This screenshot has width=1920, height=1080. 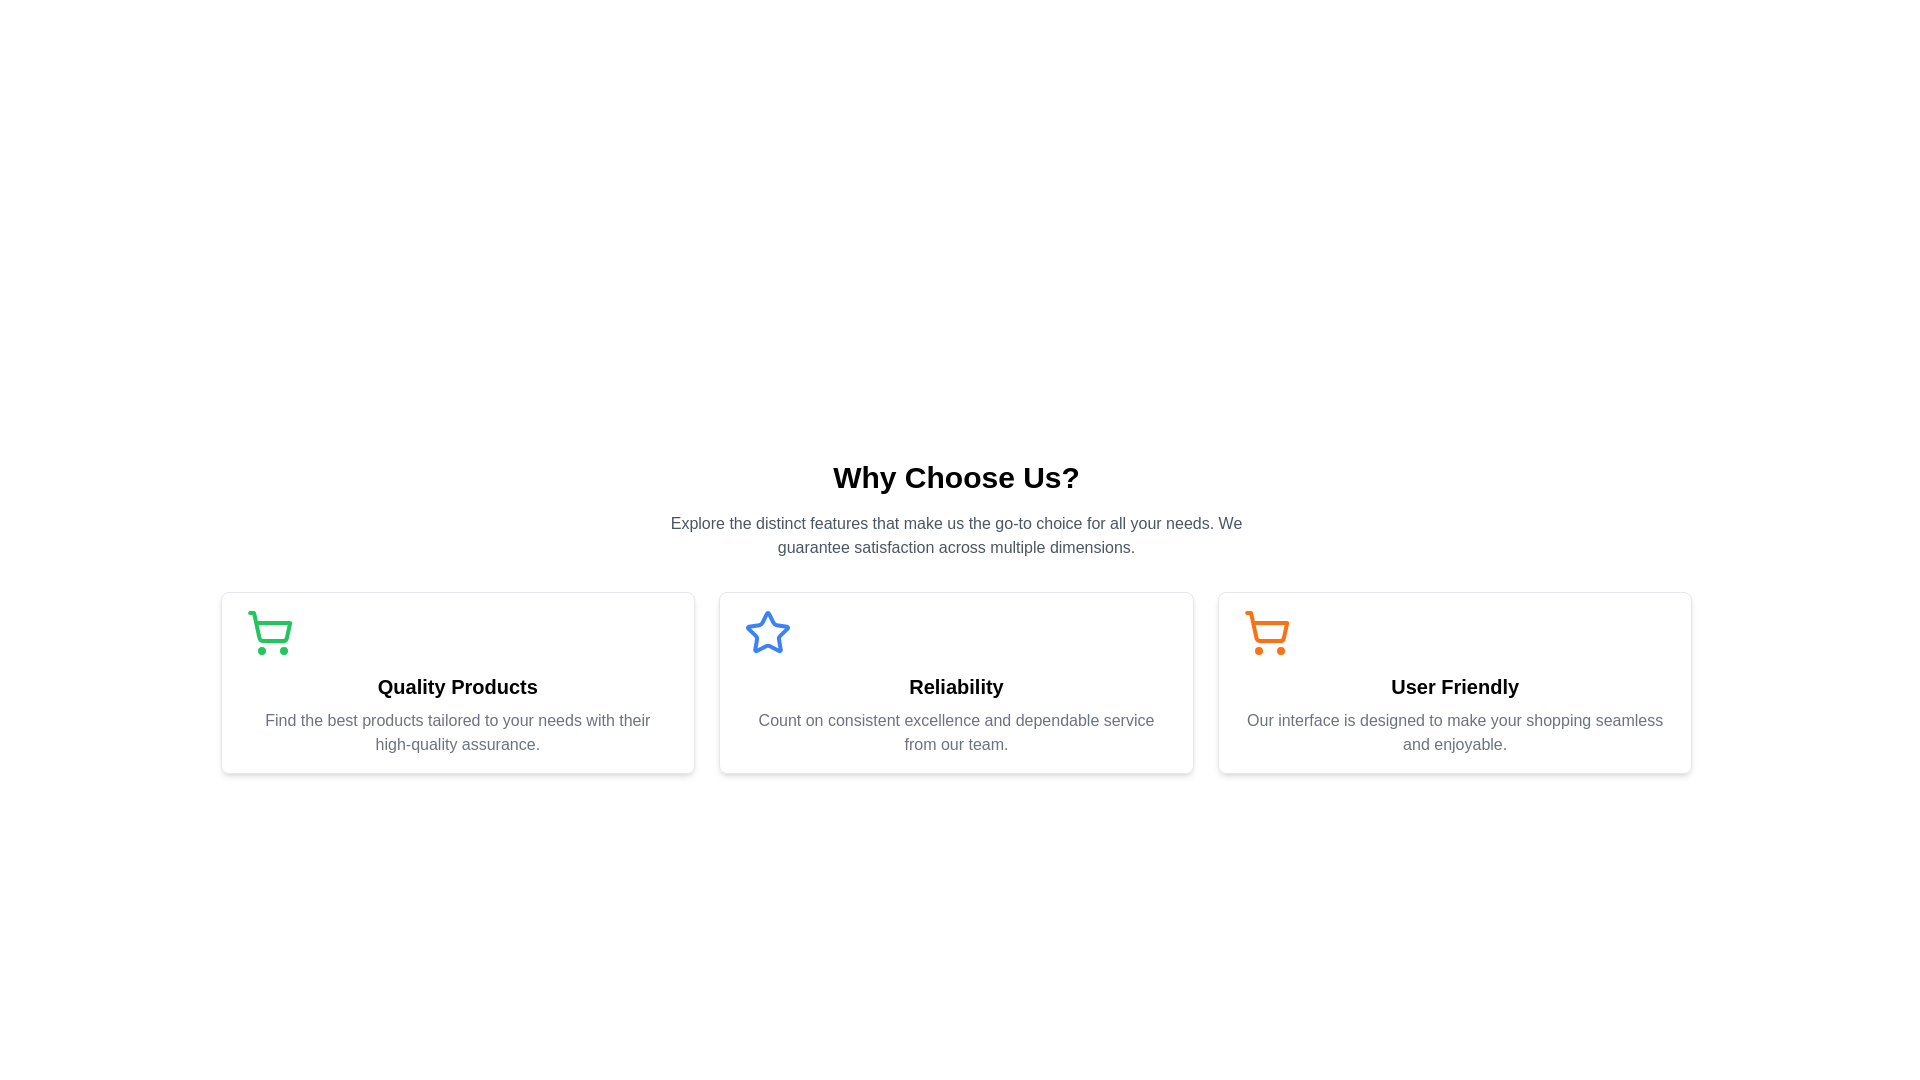 What do you see at coordinates (767, 632) in the screenshot?
I see `the star icon with a blue outline and hollow center located in the 'Reliability' section under the 'Why Choose Us?' heading` at bounding box center [767, 632].